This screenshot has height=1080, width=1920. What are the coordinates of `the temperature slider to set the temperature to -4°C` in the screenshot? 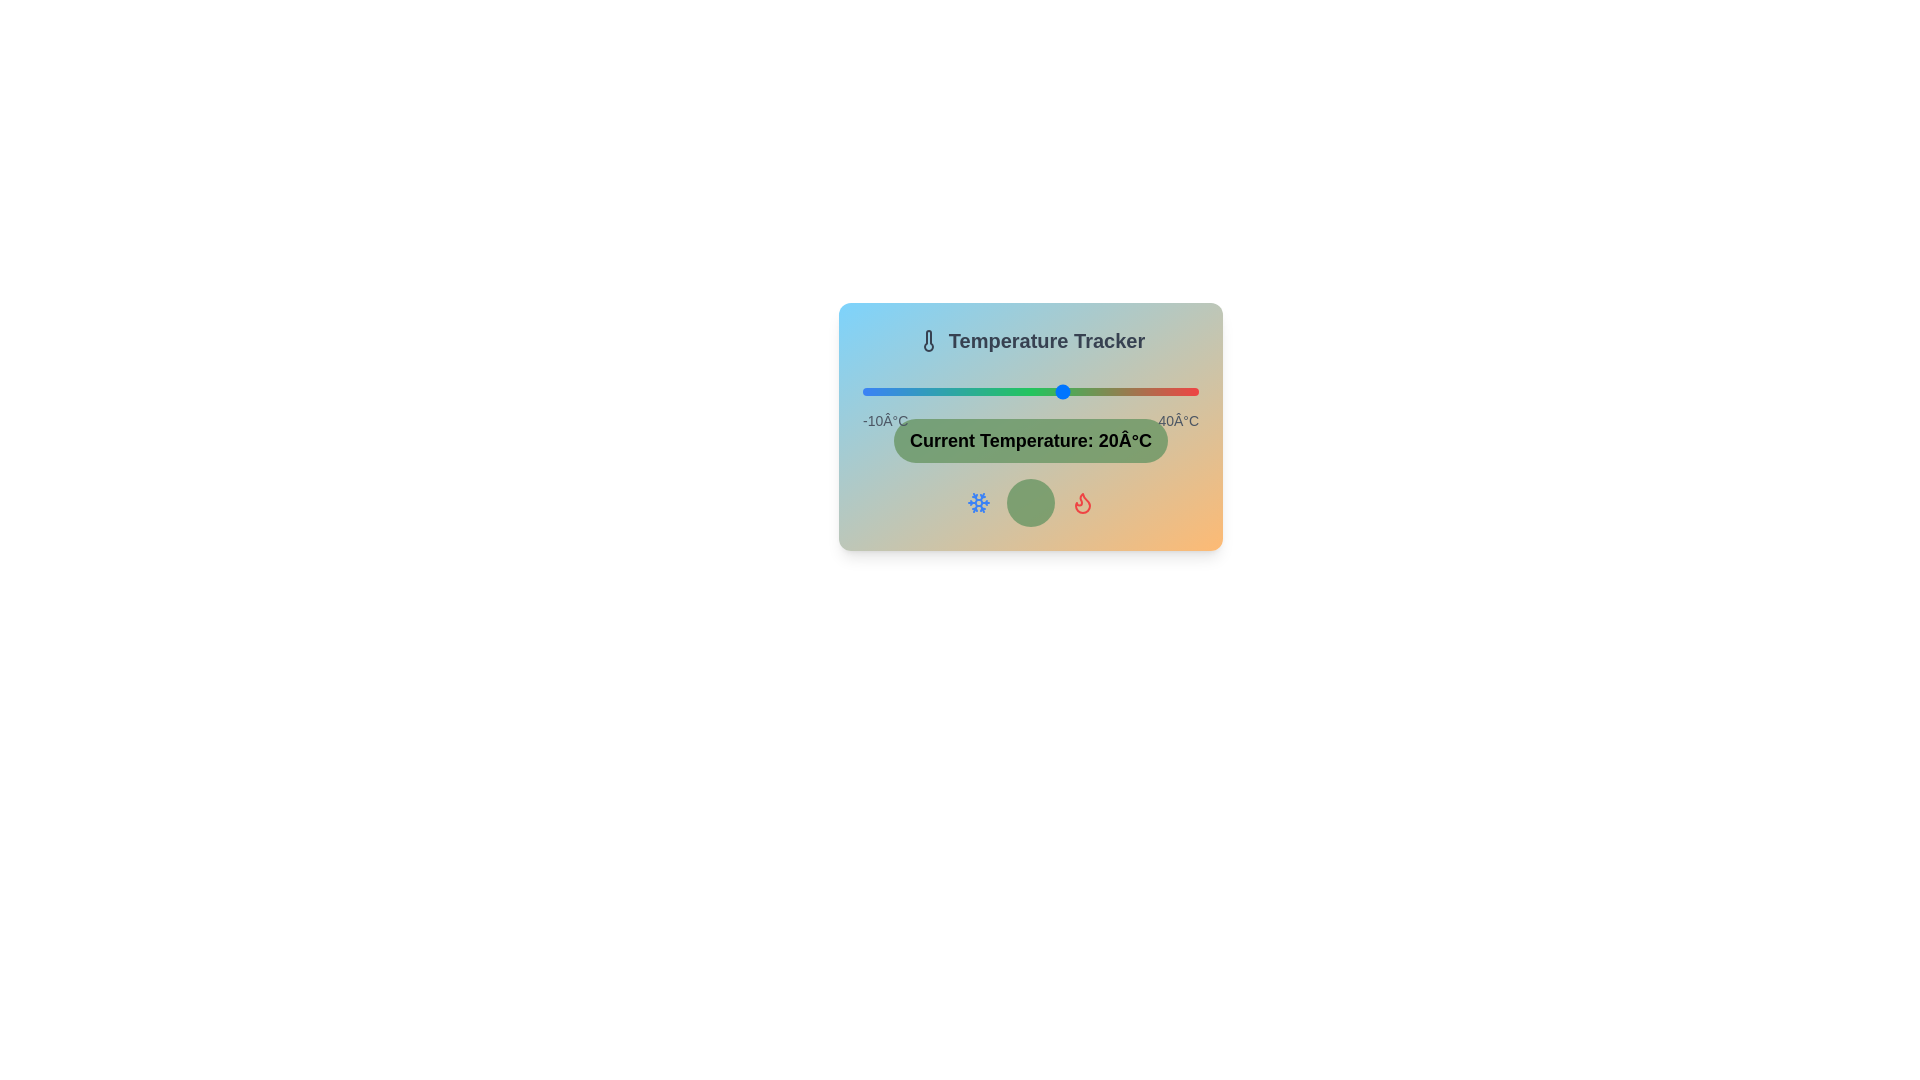 It's located at (902, 392).